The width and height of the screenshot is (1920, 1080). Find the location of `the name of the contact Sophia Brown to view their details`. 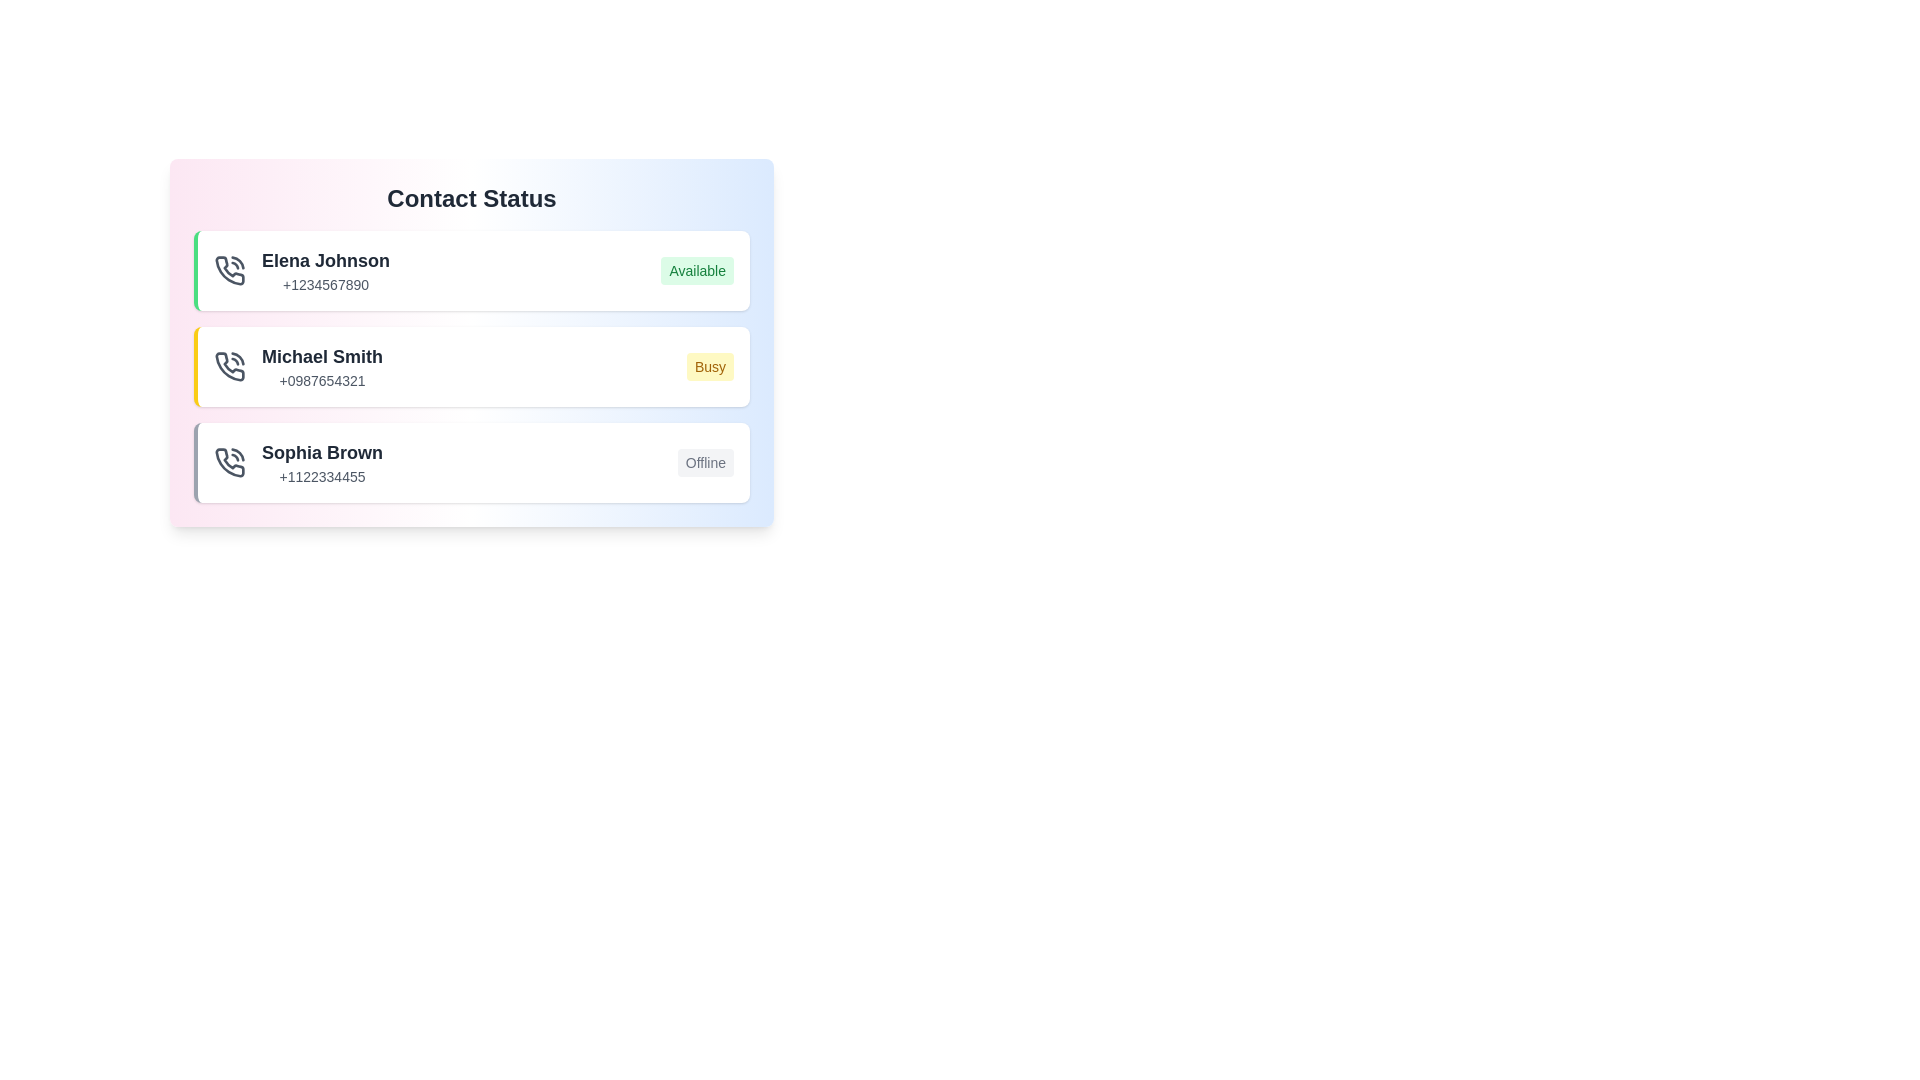

the name of the contact Sophia Brown to view their details is located at coordinates (321, 452).